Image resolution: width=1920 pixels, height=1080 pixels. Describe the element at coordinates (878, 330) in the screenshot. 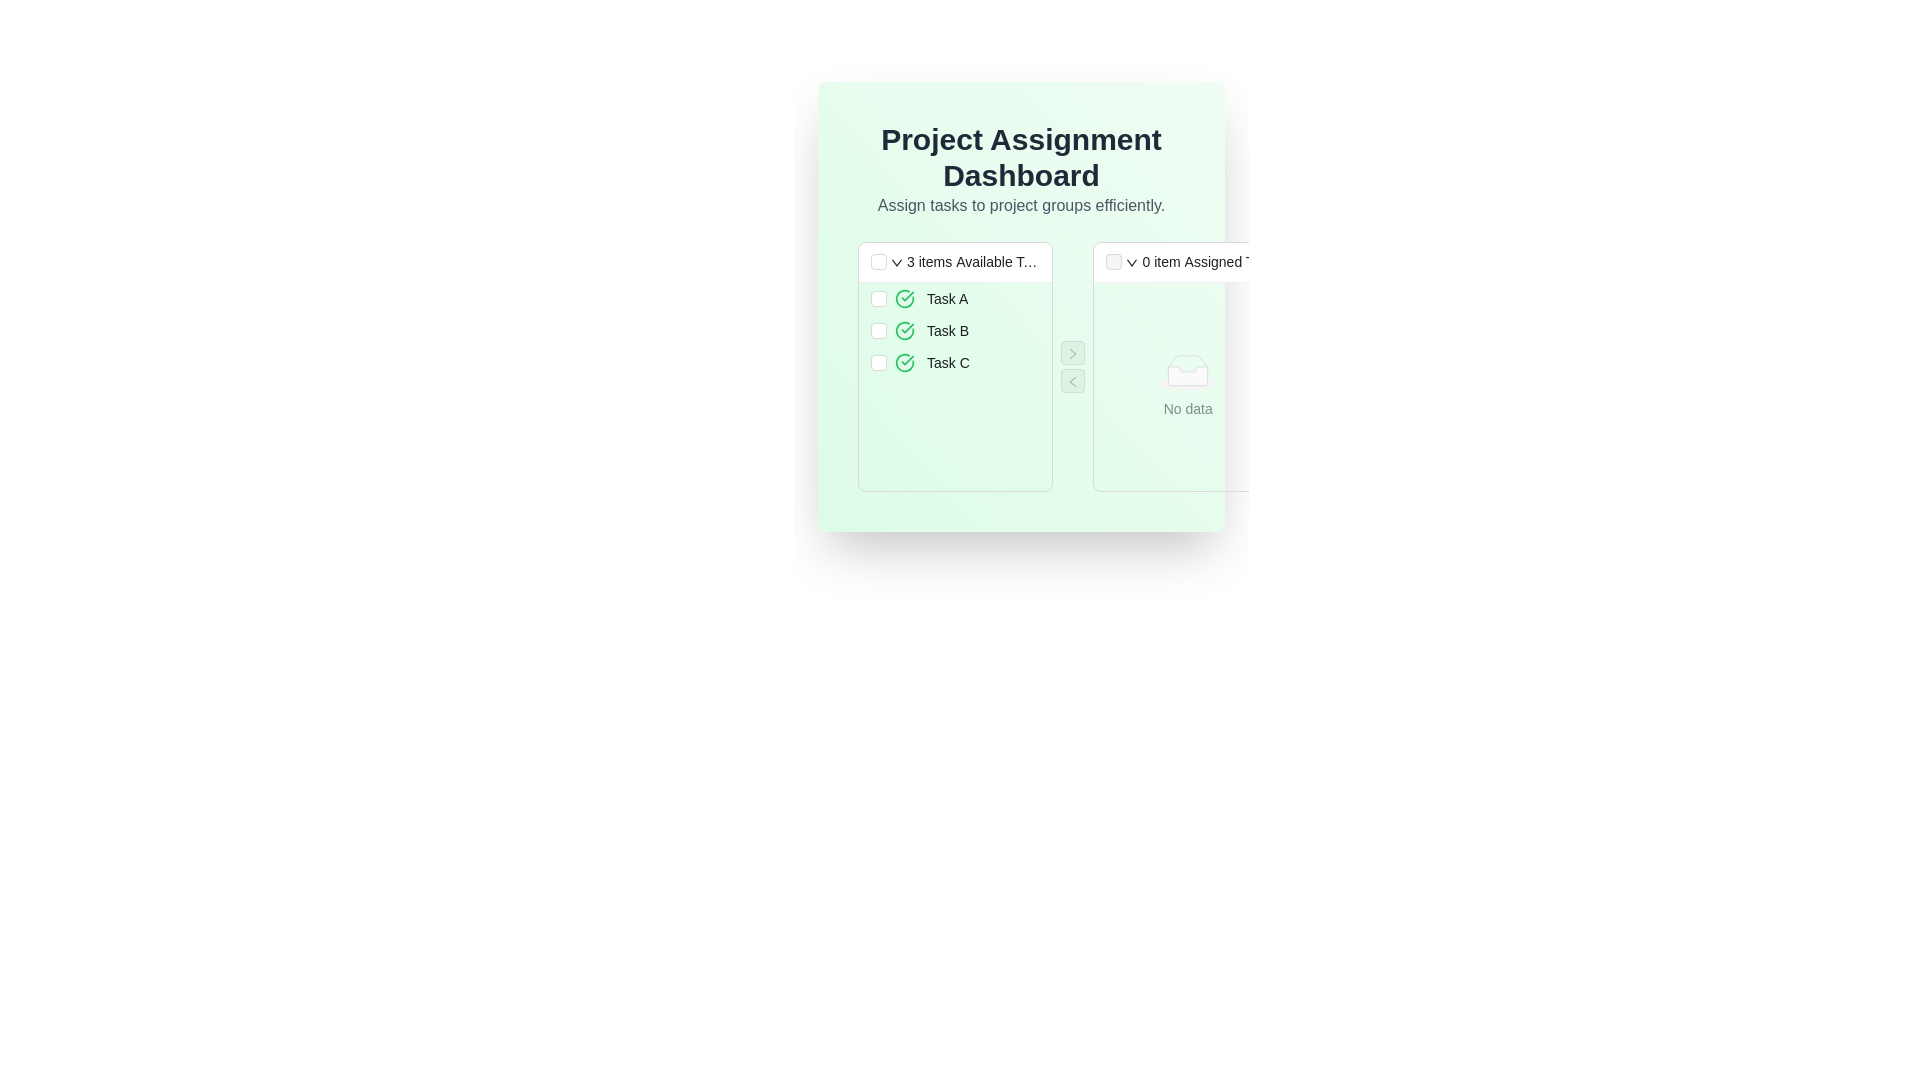

I see `the checkbox located` at that location.